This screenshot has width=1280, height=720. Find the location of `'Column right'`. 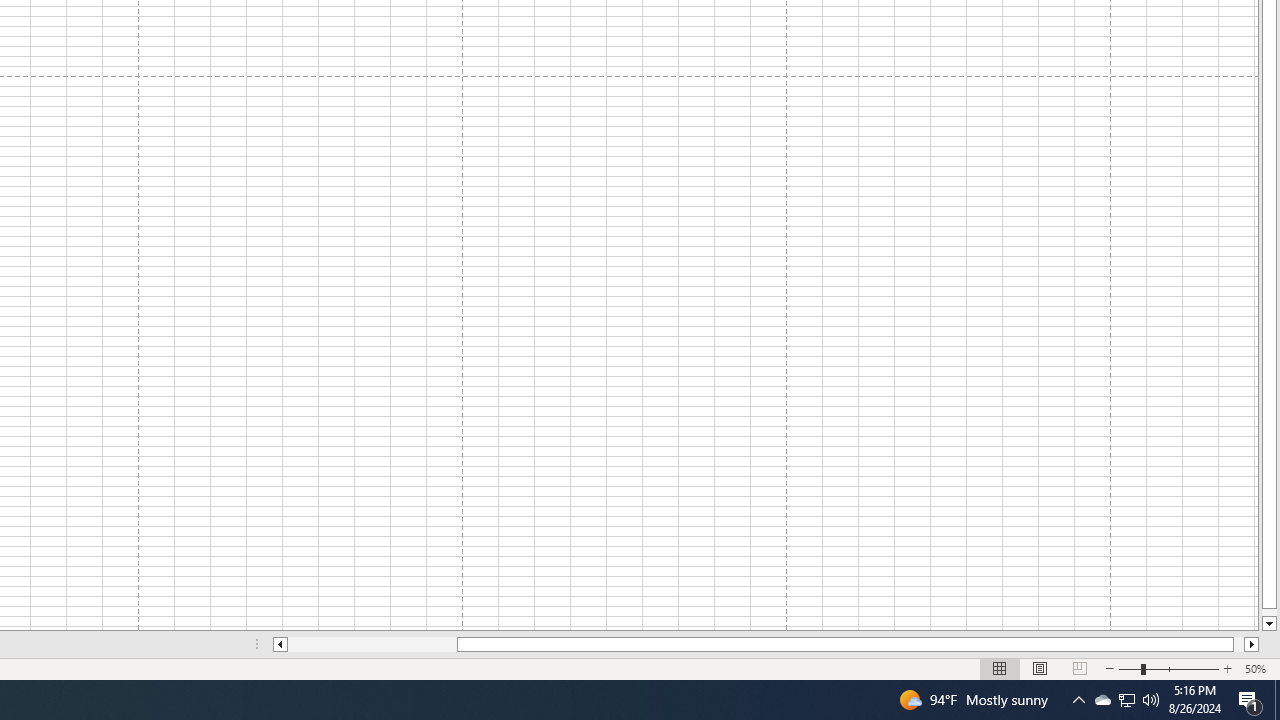

'Column right' is located at coordinates (1251, 644).